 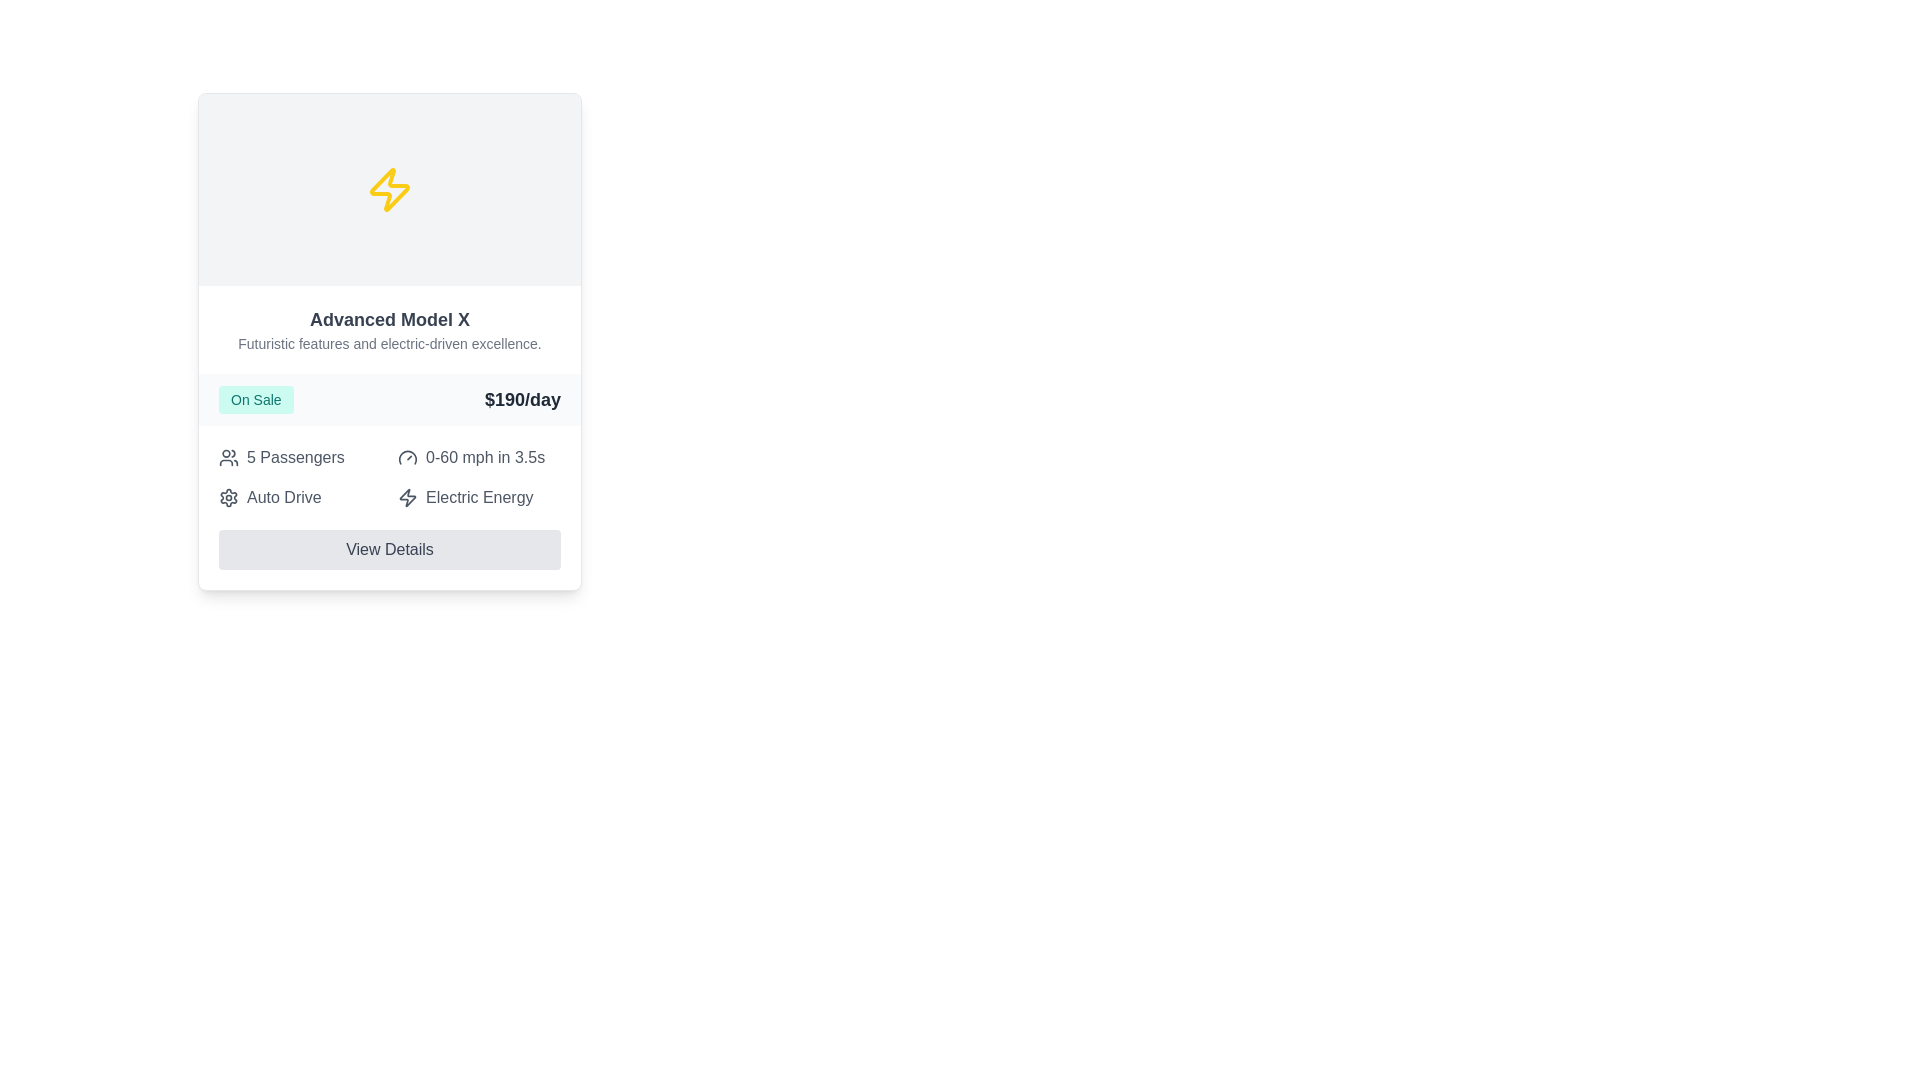 What do you see at coordinates (478, 496) in the screenshot?
I see `the informative label with an icon indicating electric energy, located in the lower-right section of the grid interface, below 'Auto Drive' and to the right of '5 Passengers'` at bounding box center [478, 496].